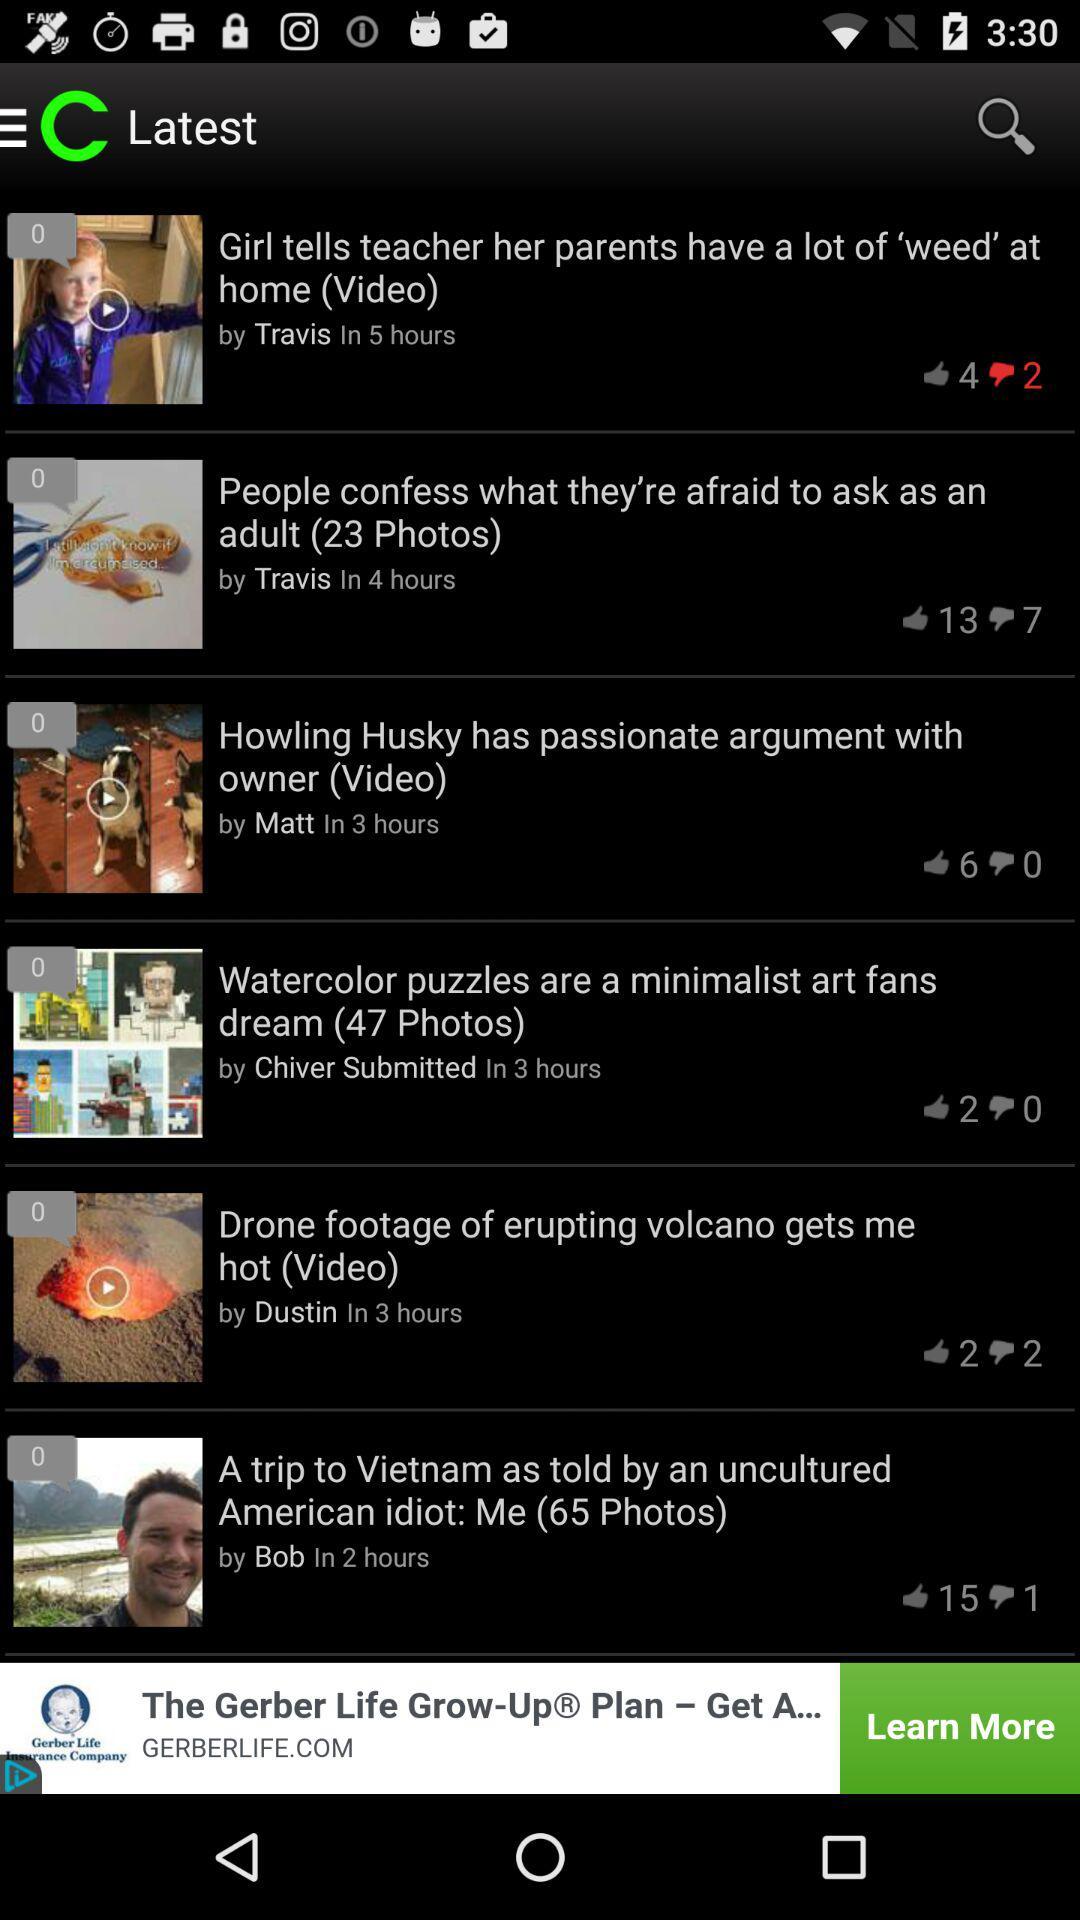  Describe the element at coordinates (957, 617) in the screenshot. I see `the 13 app` at that location.